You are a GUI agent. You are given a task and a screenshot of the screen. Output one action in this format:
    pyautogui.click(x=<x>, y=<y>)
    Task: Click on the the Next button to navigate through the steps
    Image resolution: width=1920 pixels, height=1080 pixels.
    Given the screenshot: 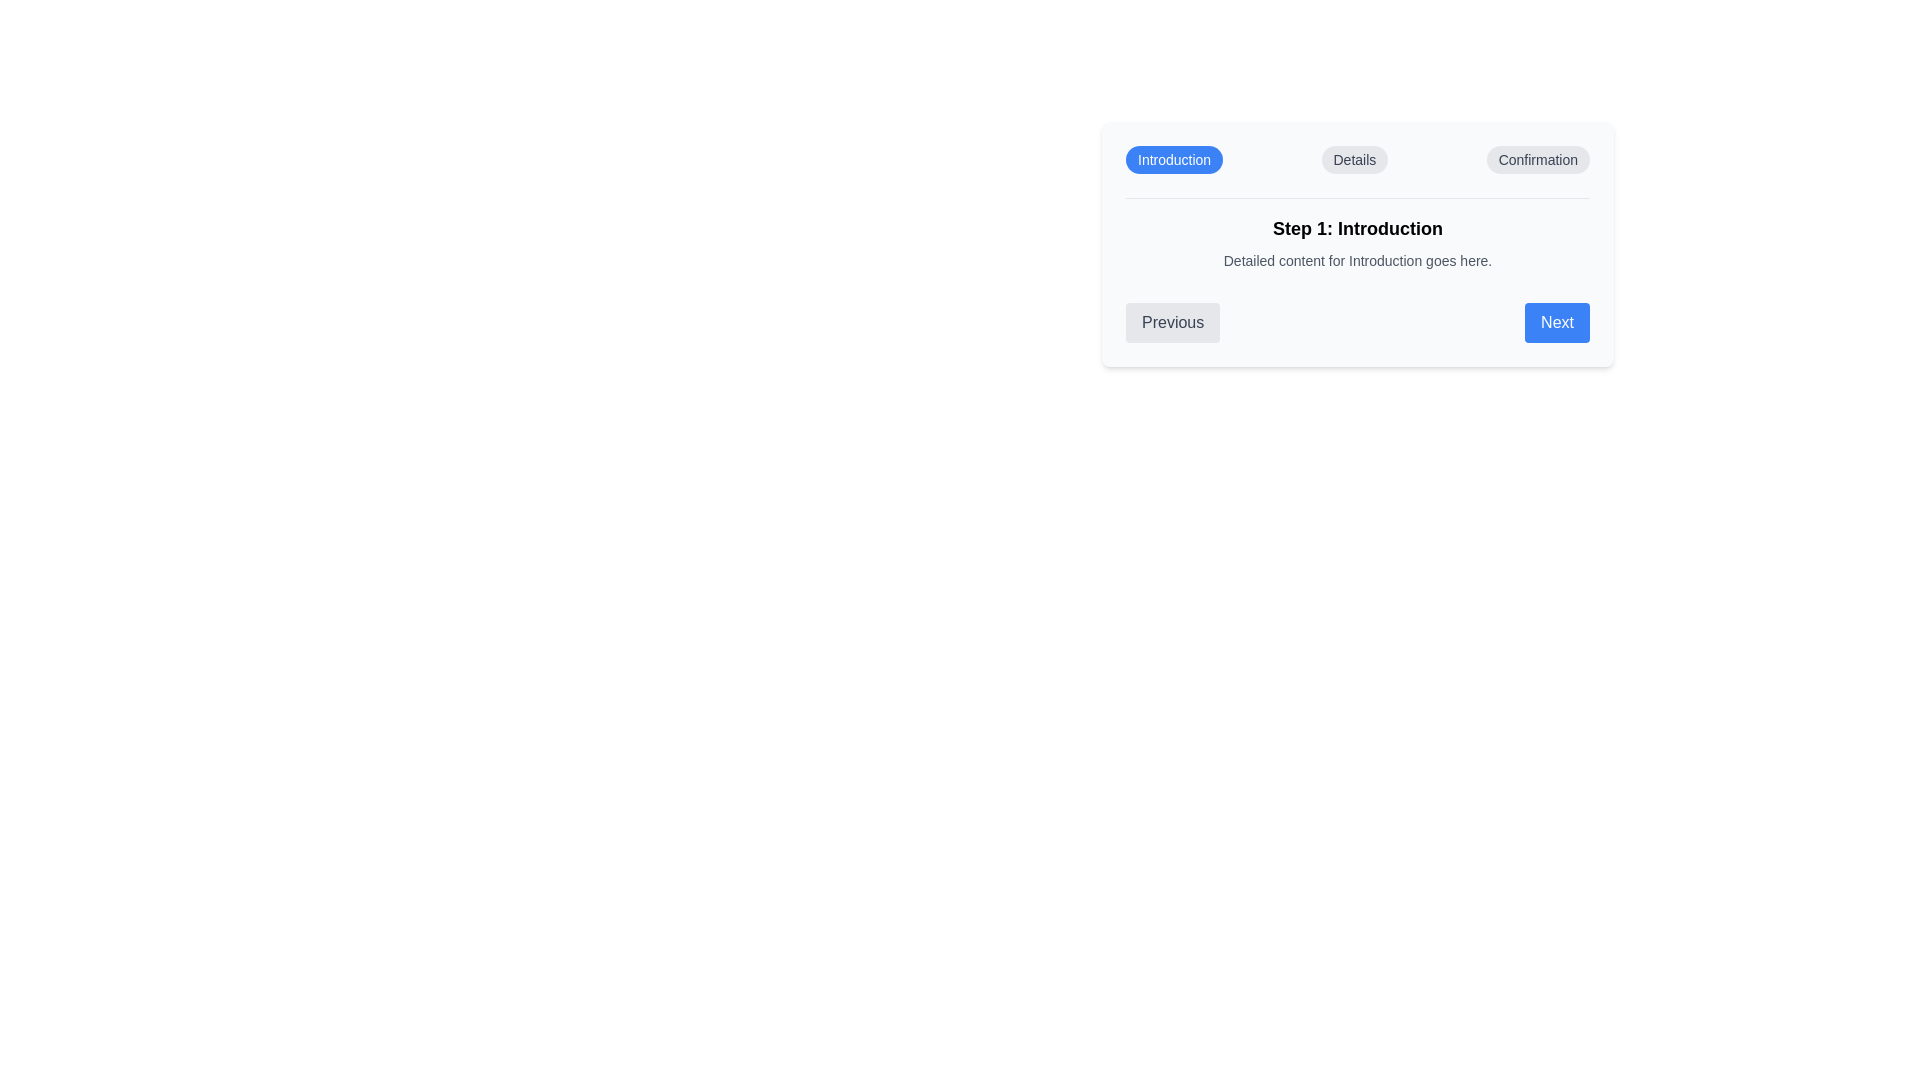 What is the action you would take?
    pyautogui.click(x=1556, y=322)
    